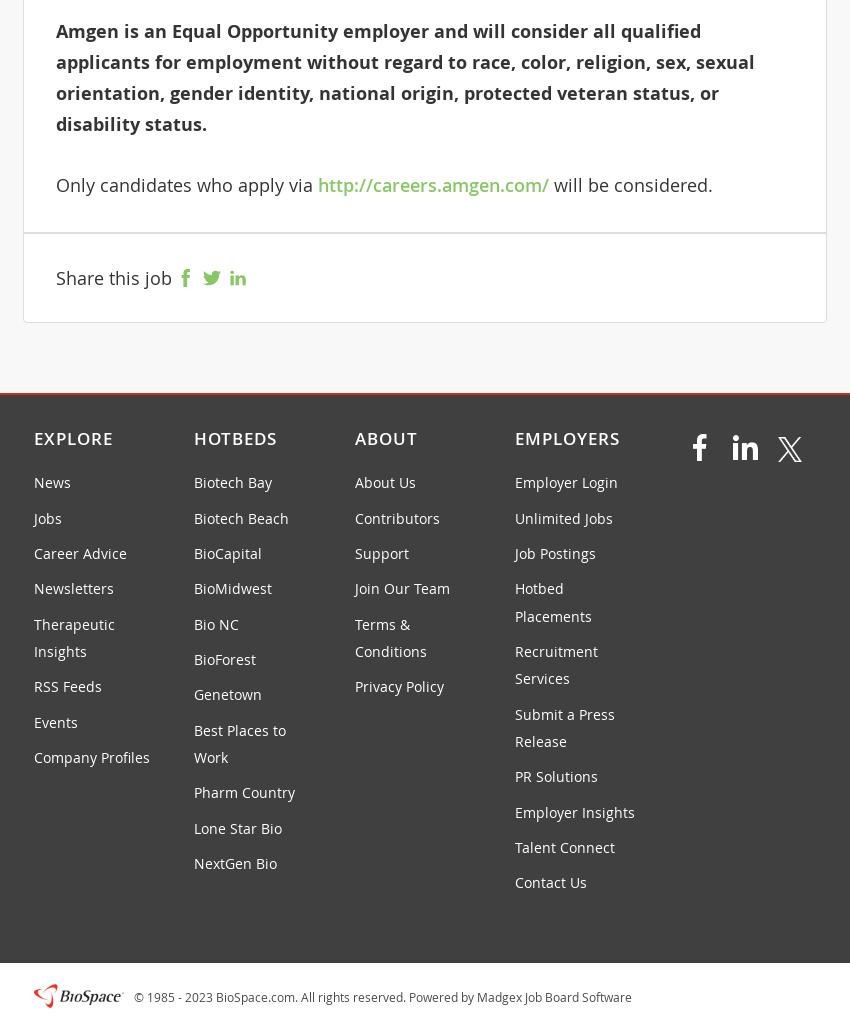 The height and width of the screenshot is (1029, 850). Describe the element at coordinates (192, 552) in the screenshot. I see `'BioCapital'` at that location.